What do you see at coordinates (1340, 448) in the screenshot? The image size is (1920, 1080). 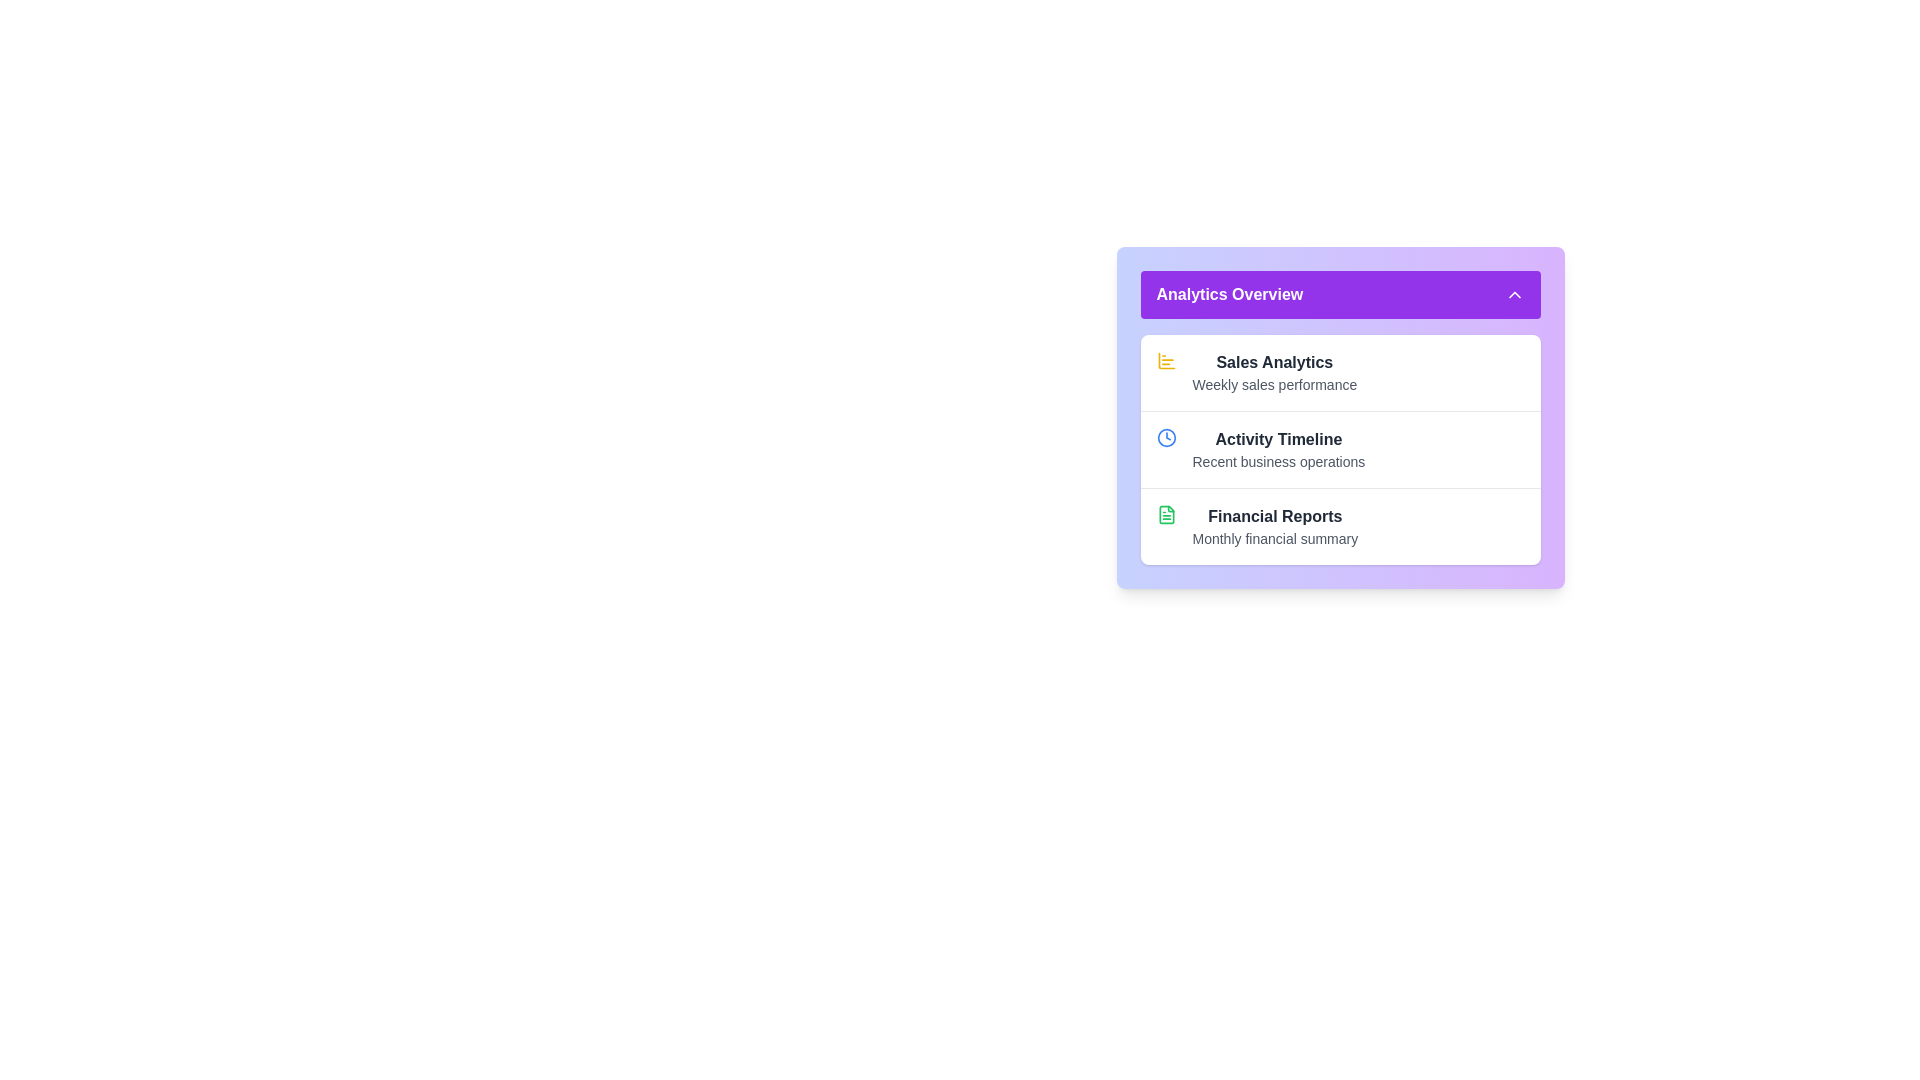 I see `the list item displaying a blue circular icon with a clock symbol and the title 'Activity Timeline'` at bounding box center [1340, 448].